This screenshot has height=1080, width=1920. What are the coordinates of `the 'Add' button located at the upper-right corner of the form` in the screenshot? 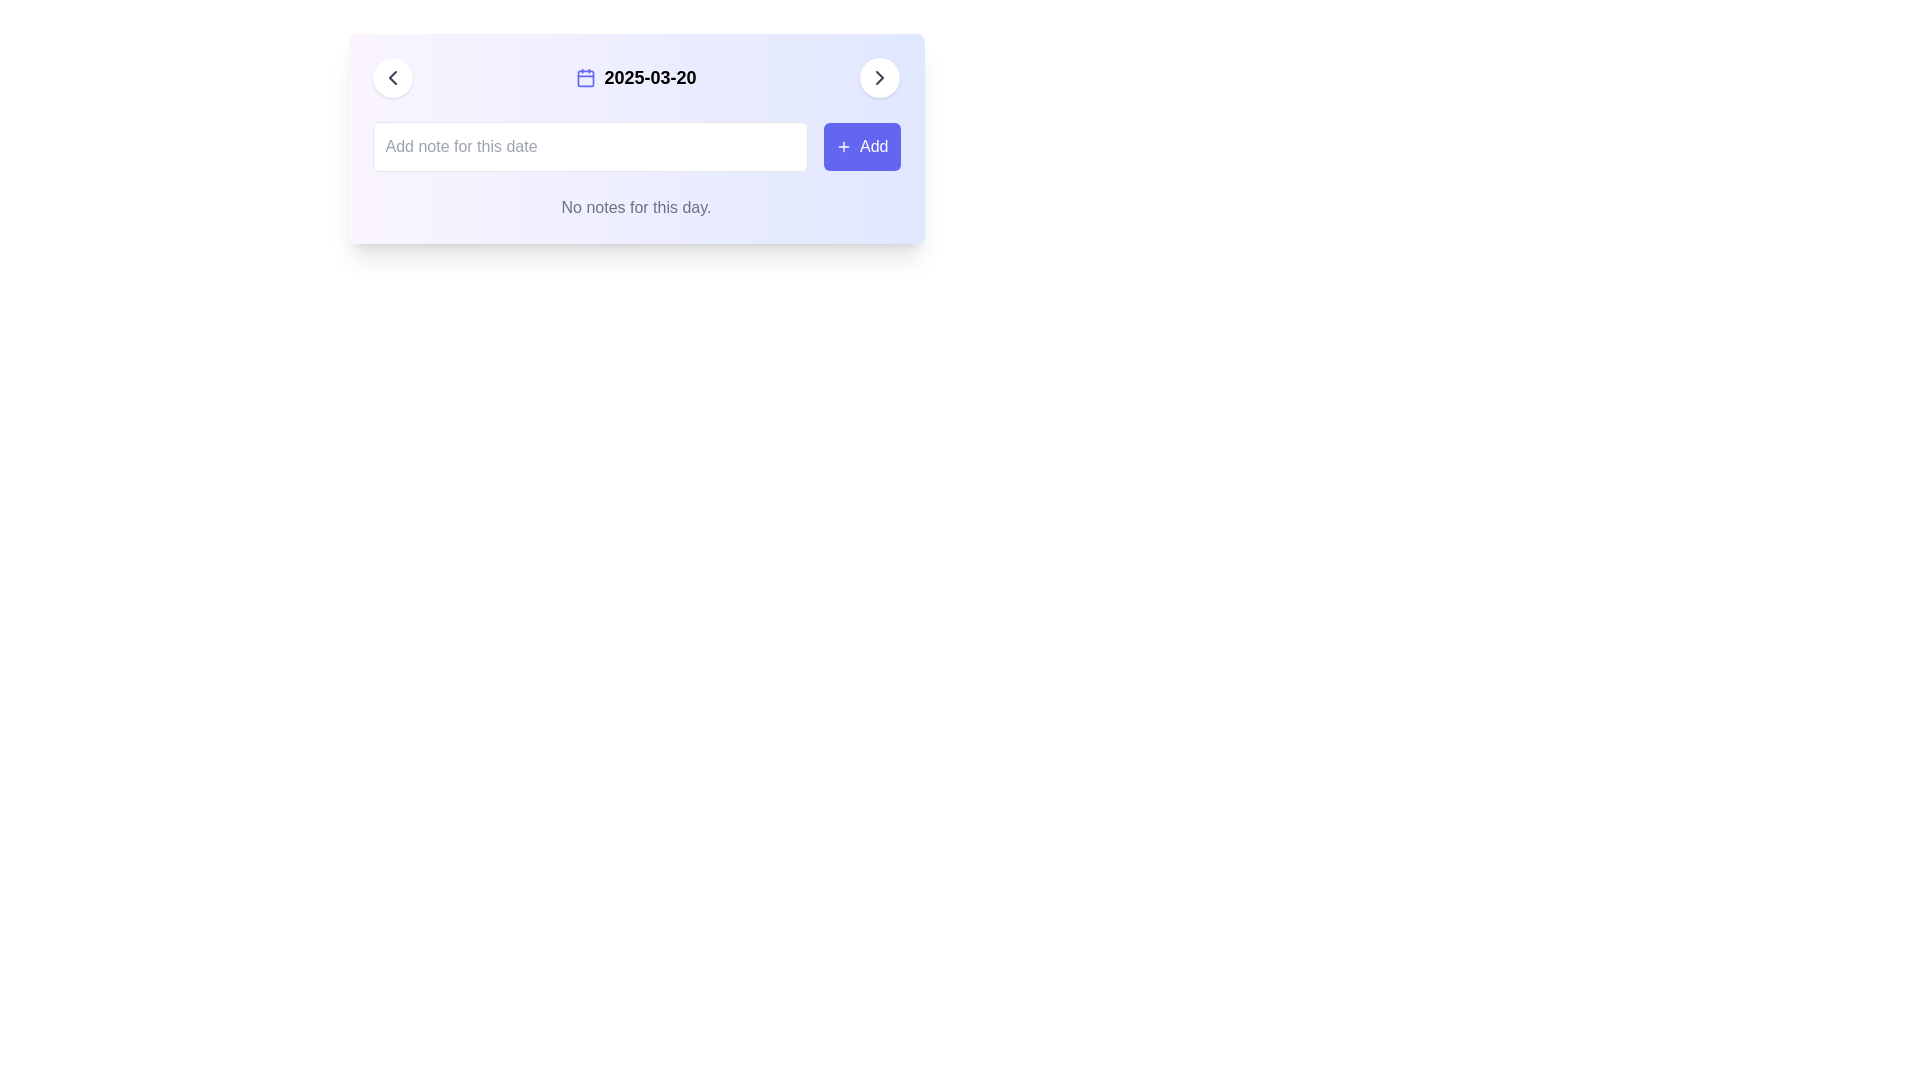 It's located at (844, 145).